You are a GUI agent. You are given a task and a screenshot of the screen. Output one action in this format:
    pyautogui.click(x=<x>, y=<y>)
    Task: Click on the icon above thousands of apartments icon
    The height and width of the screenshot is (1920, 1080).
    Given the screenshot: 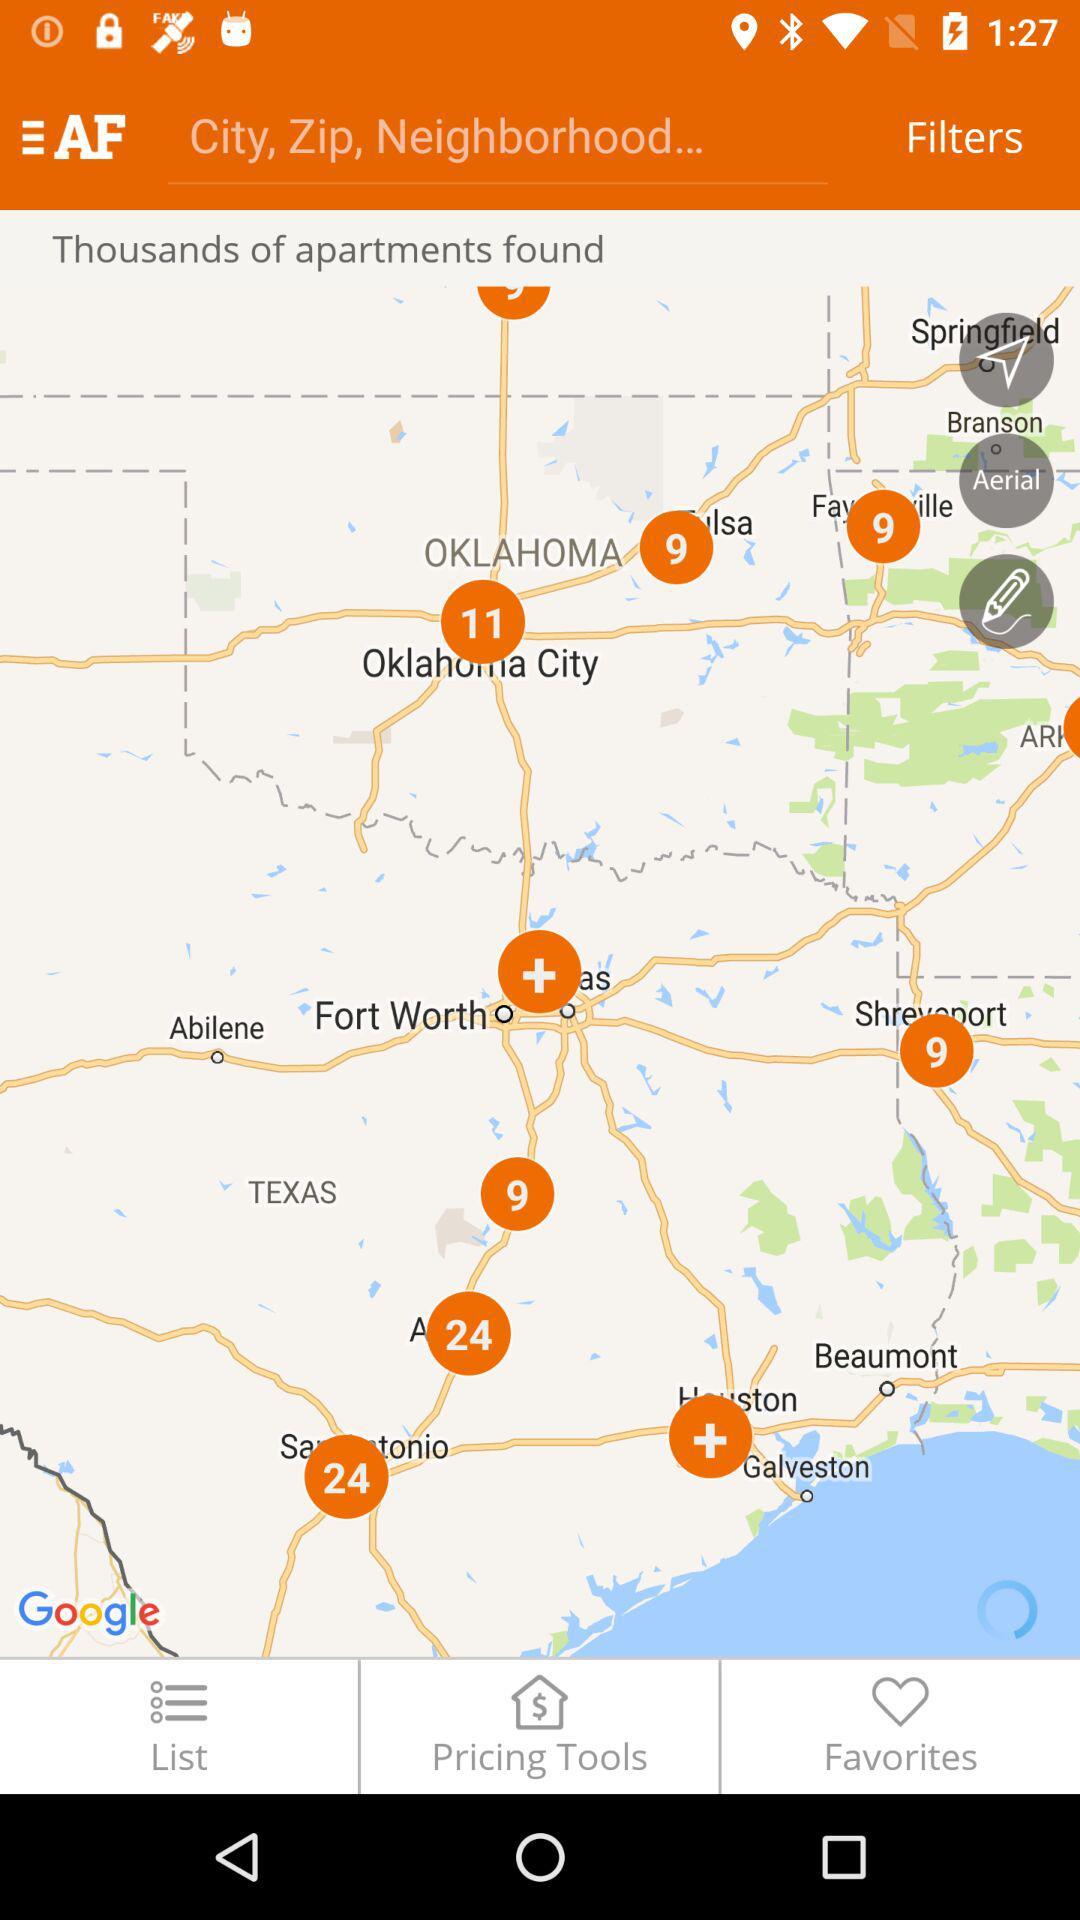 What is the action you would take?
    pyautogui.click(x=496, y=133)
    